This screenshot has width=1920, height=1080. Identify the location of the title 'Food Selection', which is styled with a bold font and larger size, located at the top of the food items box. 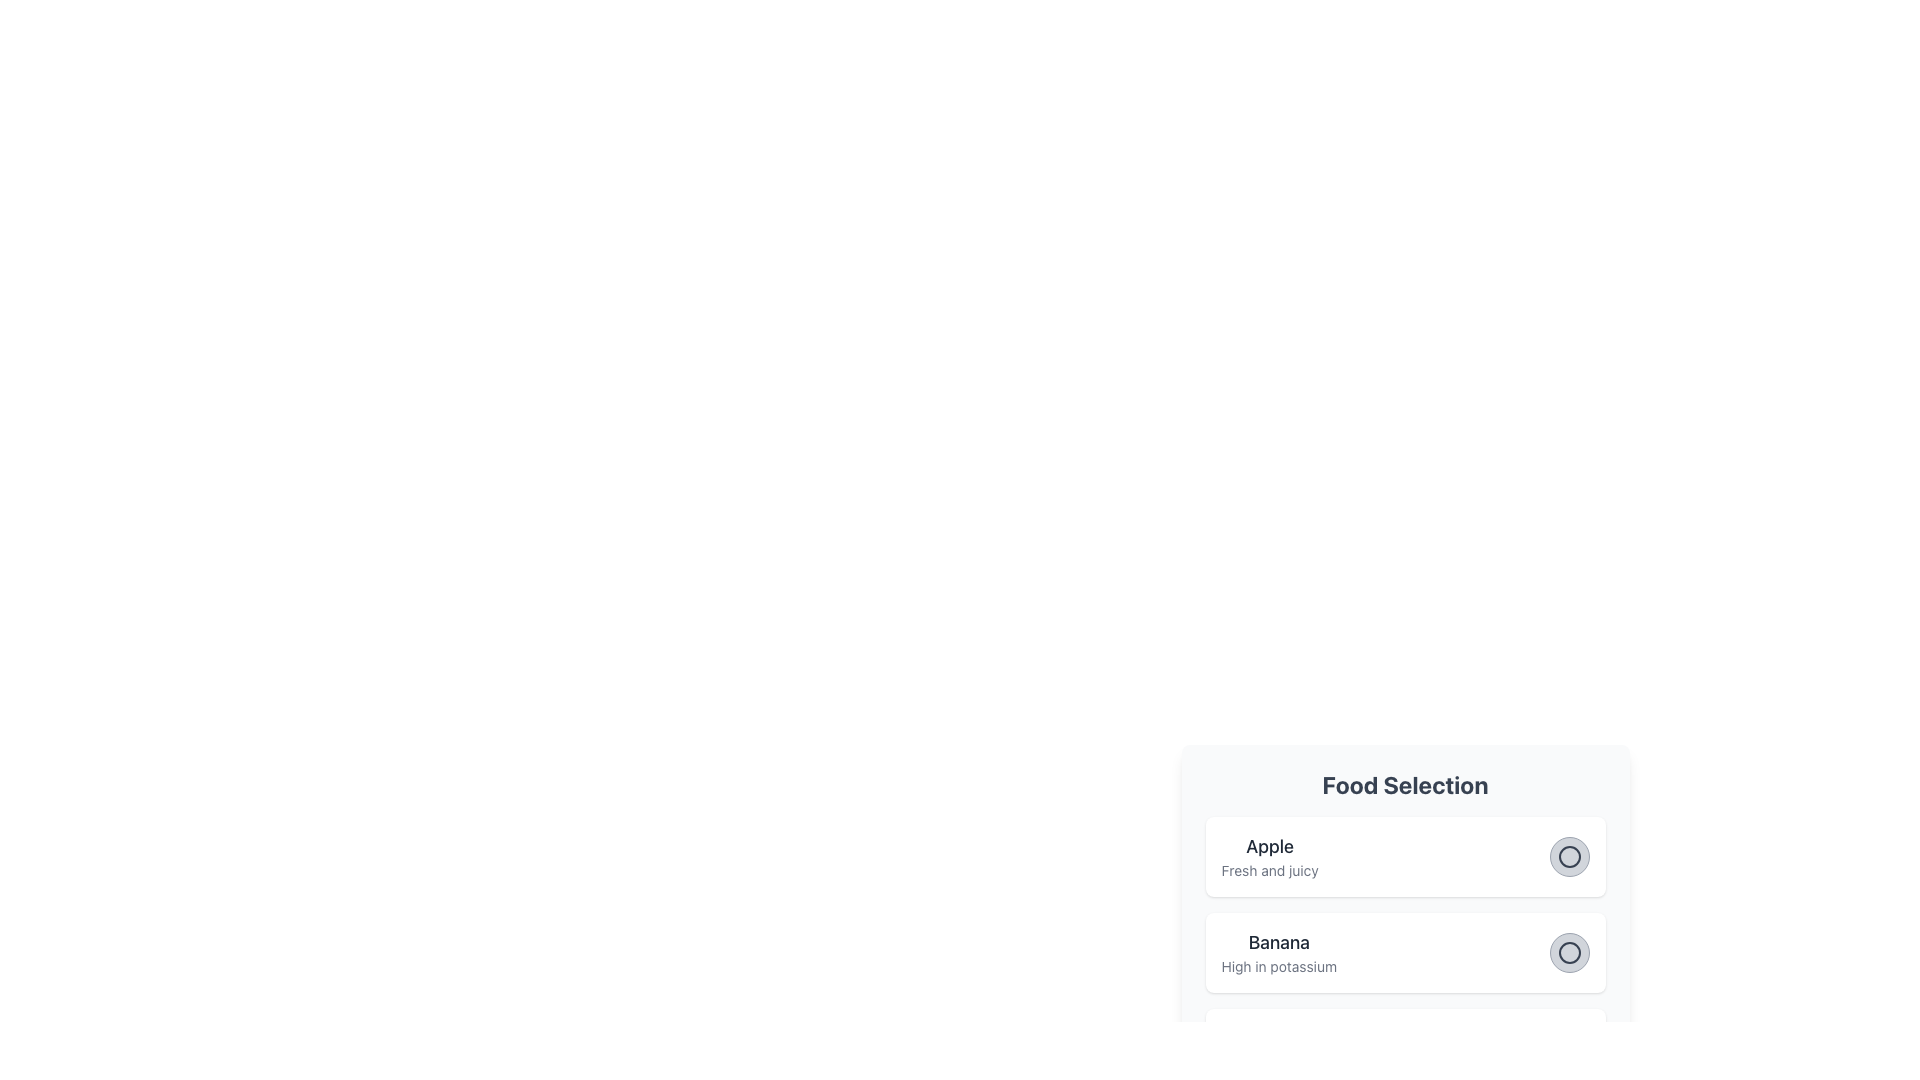
(1404, 784).